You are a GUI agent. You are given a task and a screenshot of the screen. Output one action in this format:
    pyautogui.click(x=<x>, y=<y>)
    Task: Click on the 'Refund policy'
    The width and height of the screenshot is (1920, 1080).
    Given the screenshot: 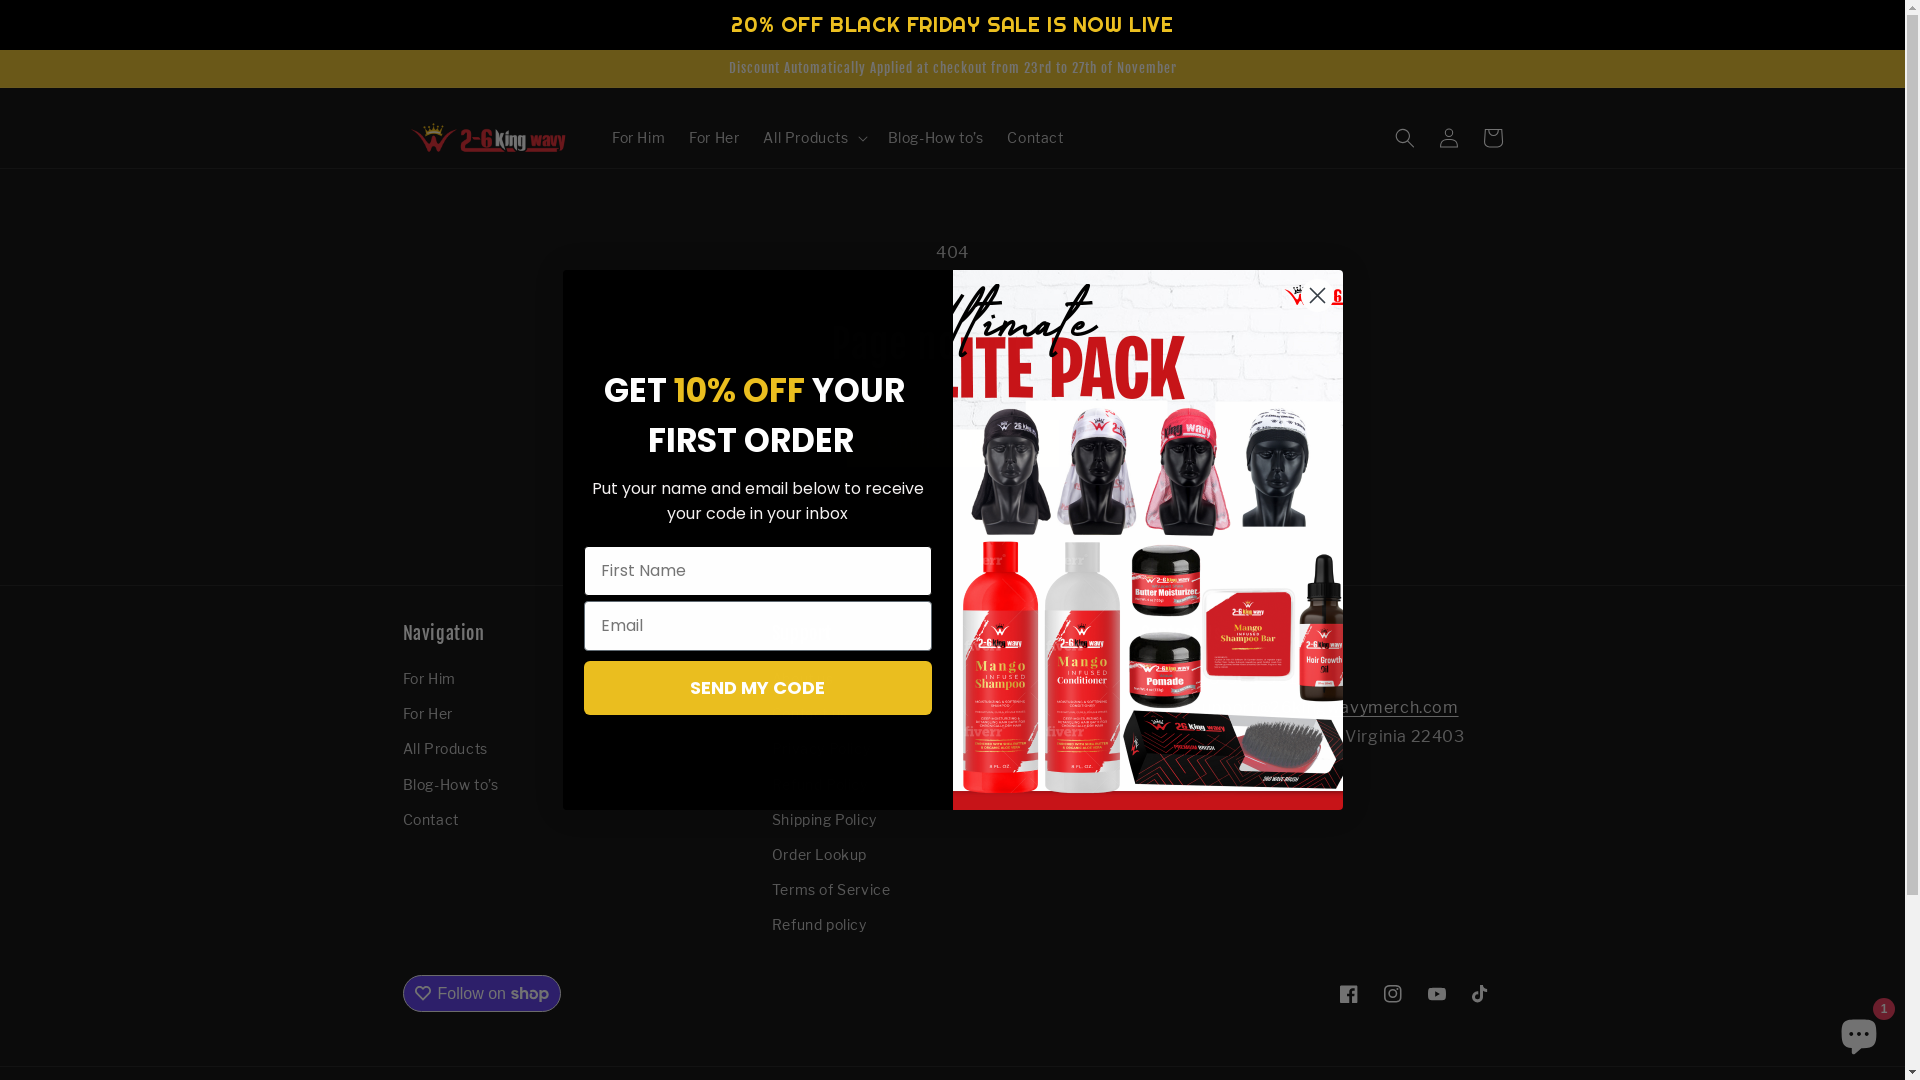 What is the action you would take?
    pyautogui.click(x=771, y=924)
    